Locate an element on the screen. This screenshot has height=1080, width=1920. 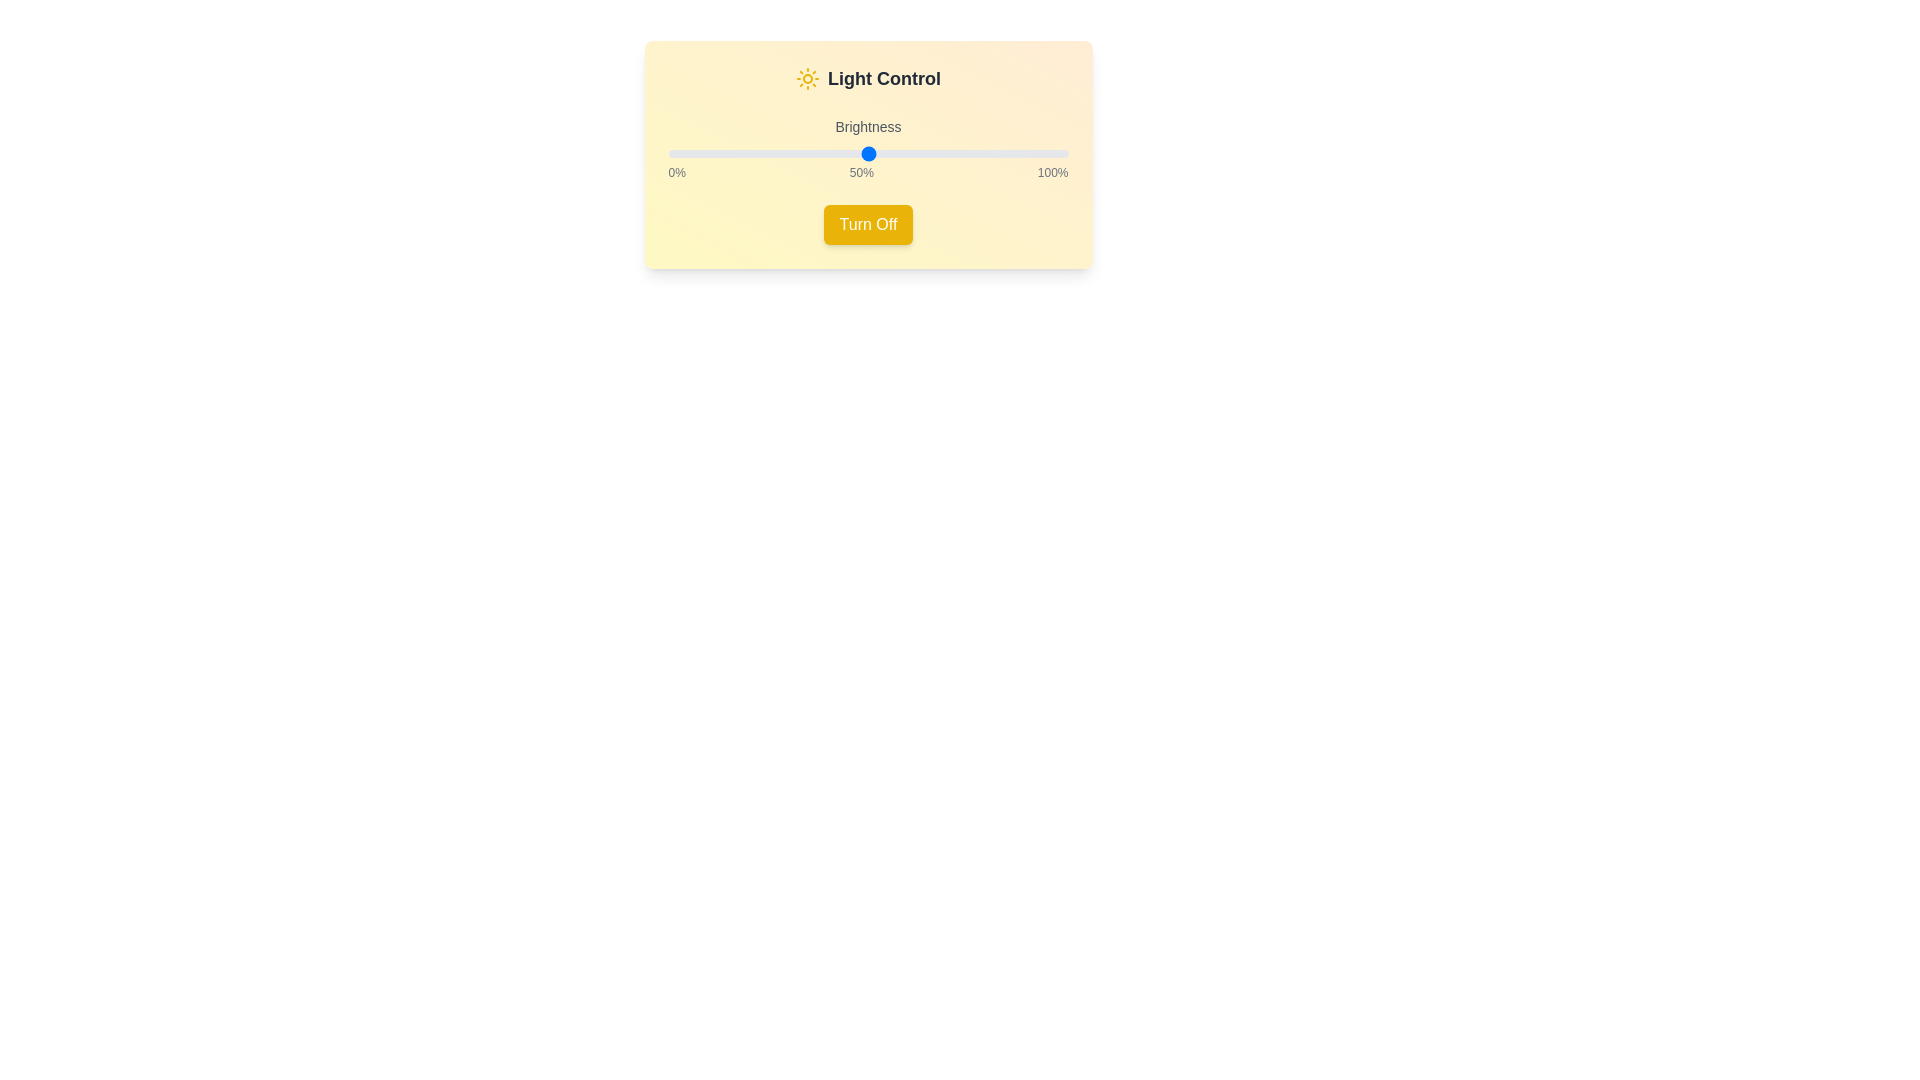
brightness is located at coordinates (668, 153).